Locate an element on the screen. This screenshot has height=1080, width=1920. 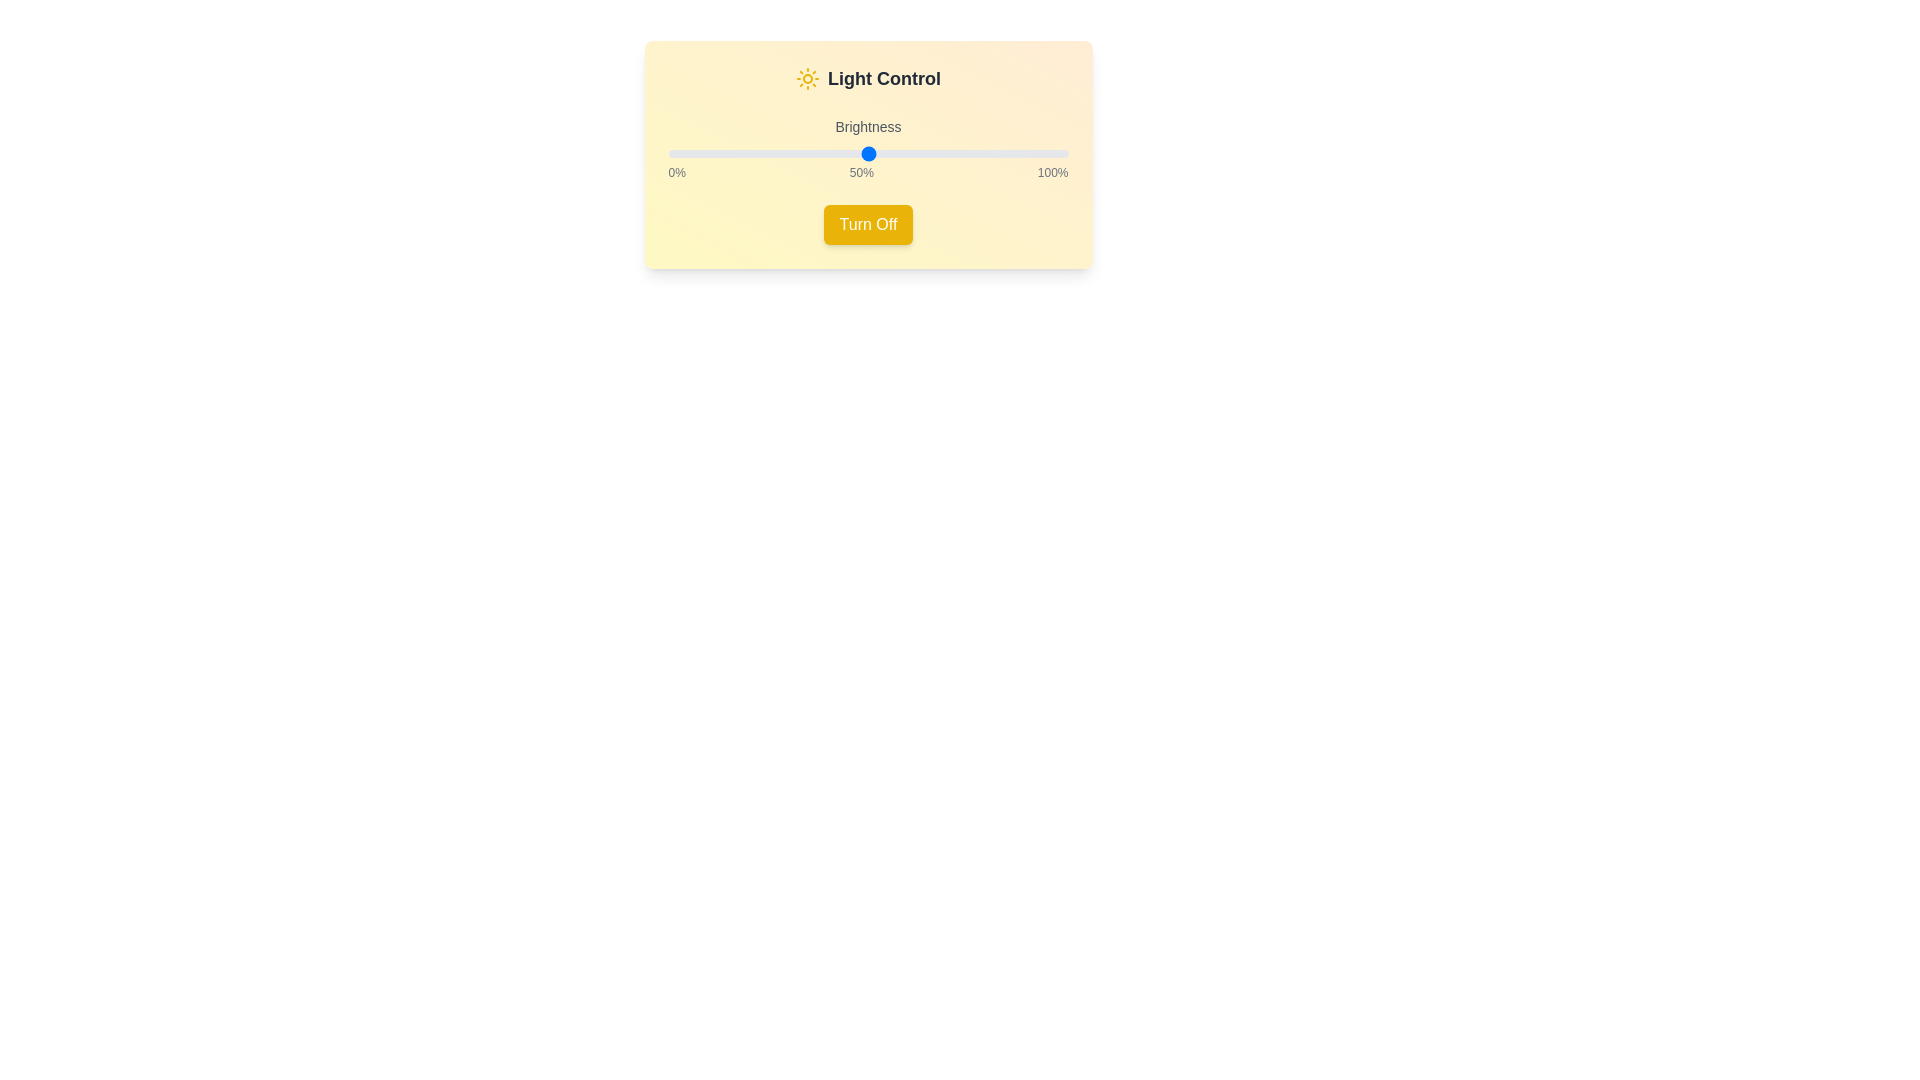
brightness is located at coordinates (668, 153).